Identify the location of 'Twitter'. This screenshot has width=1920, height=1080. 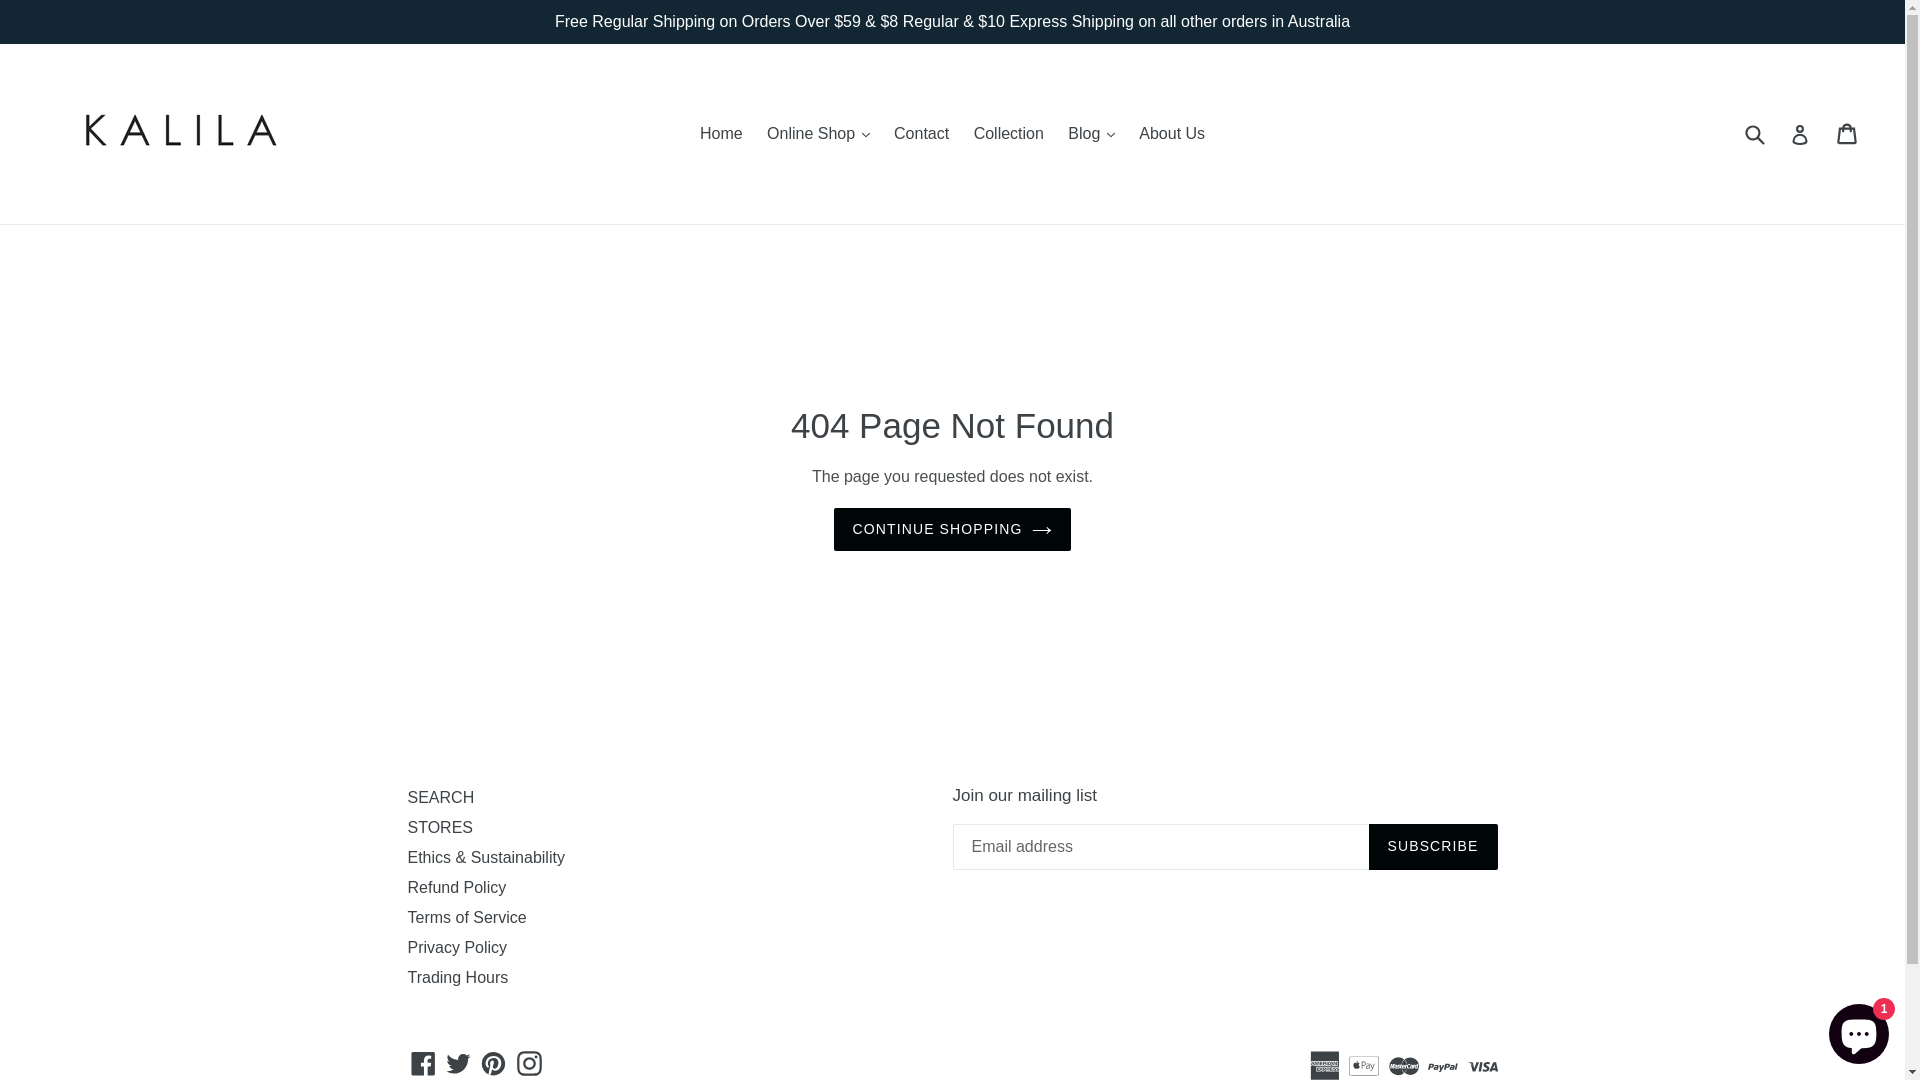
(457, 1062).